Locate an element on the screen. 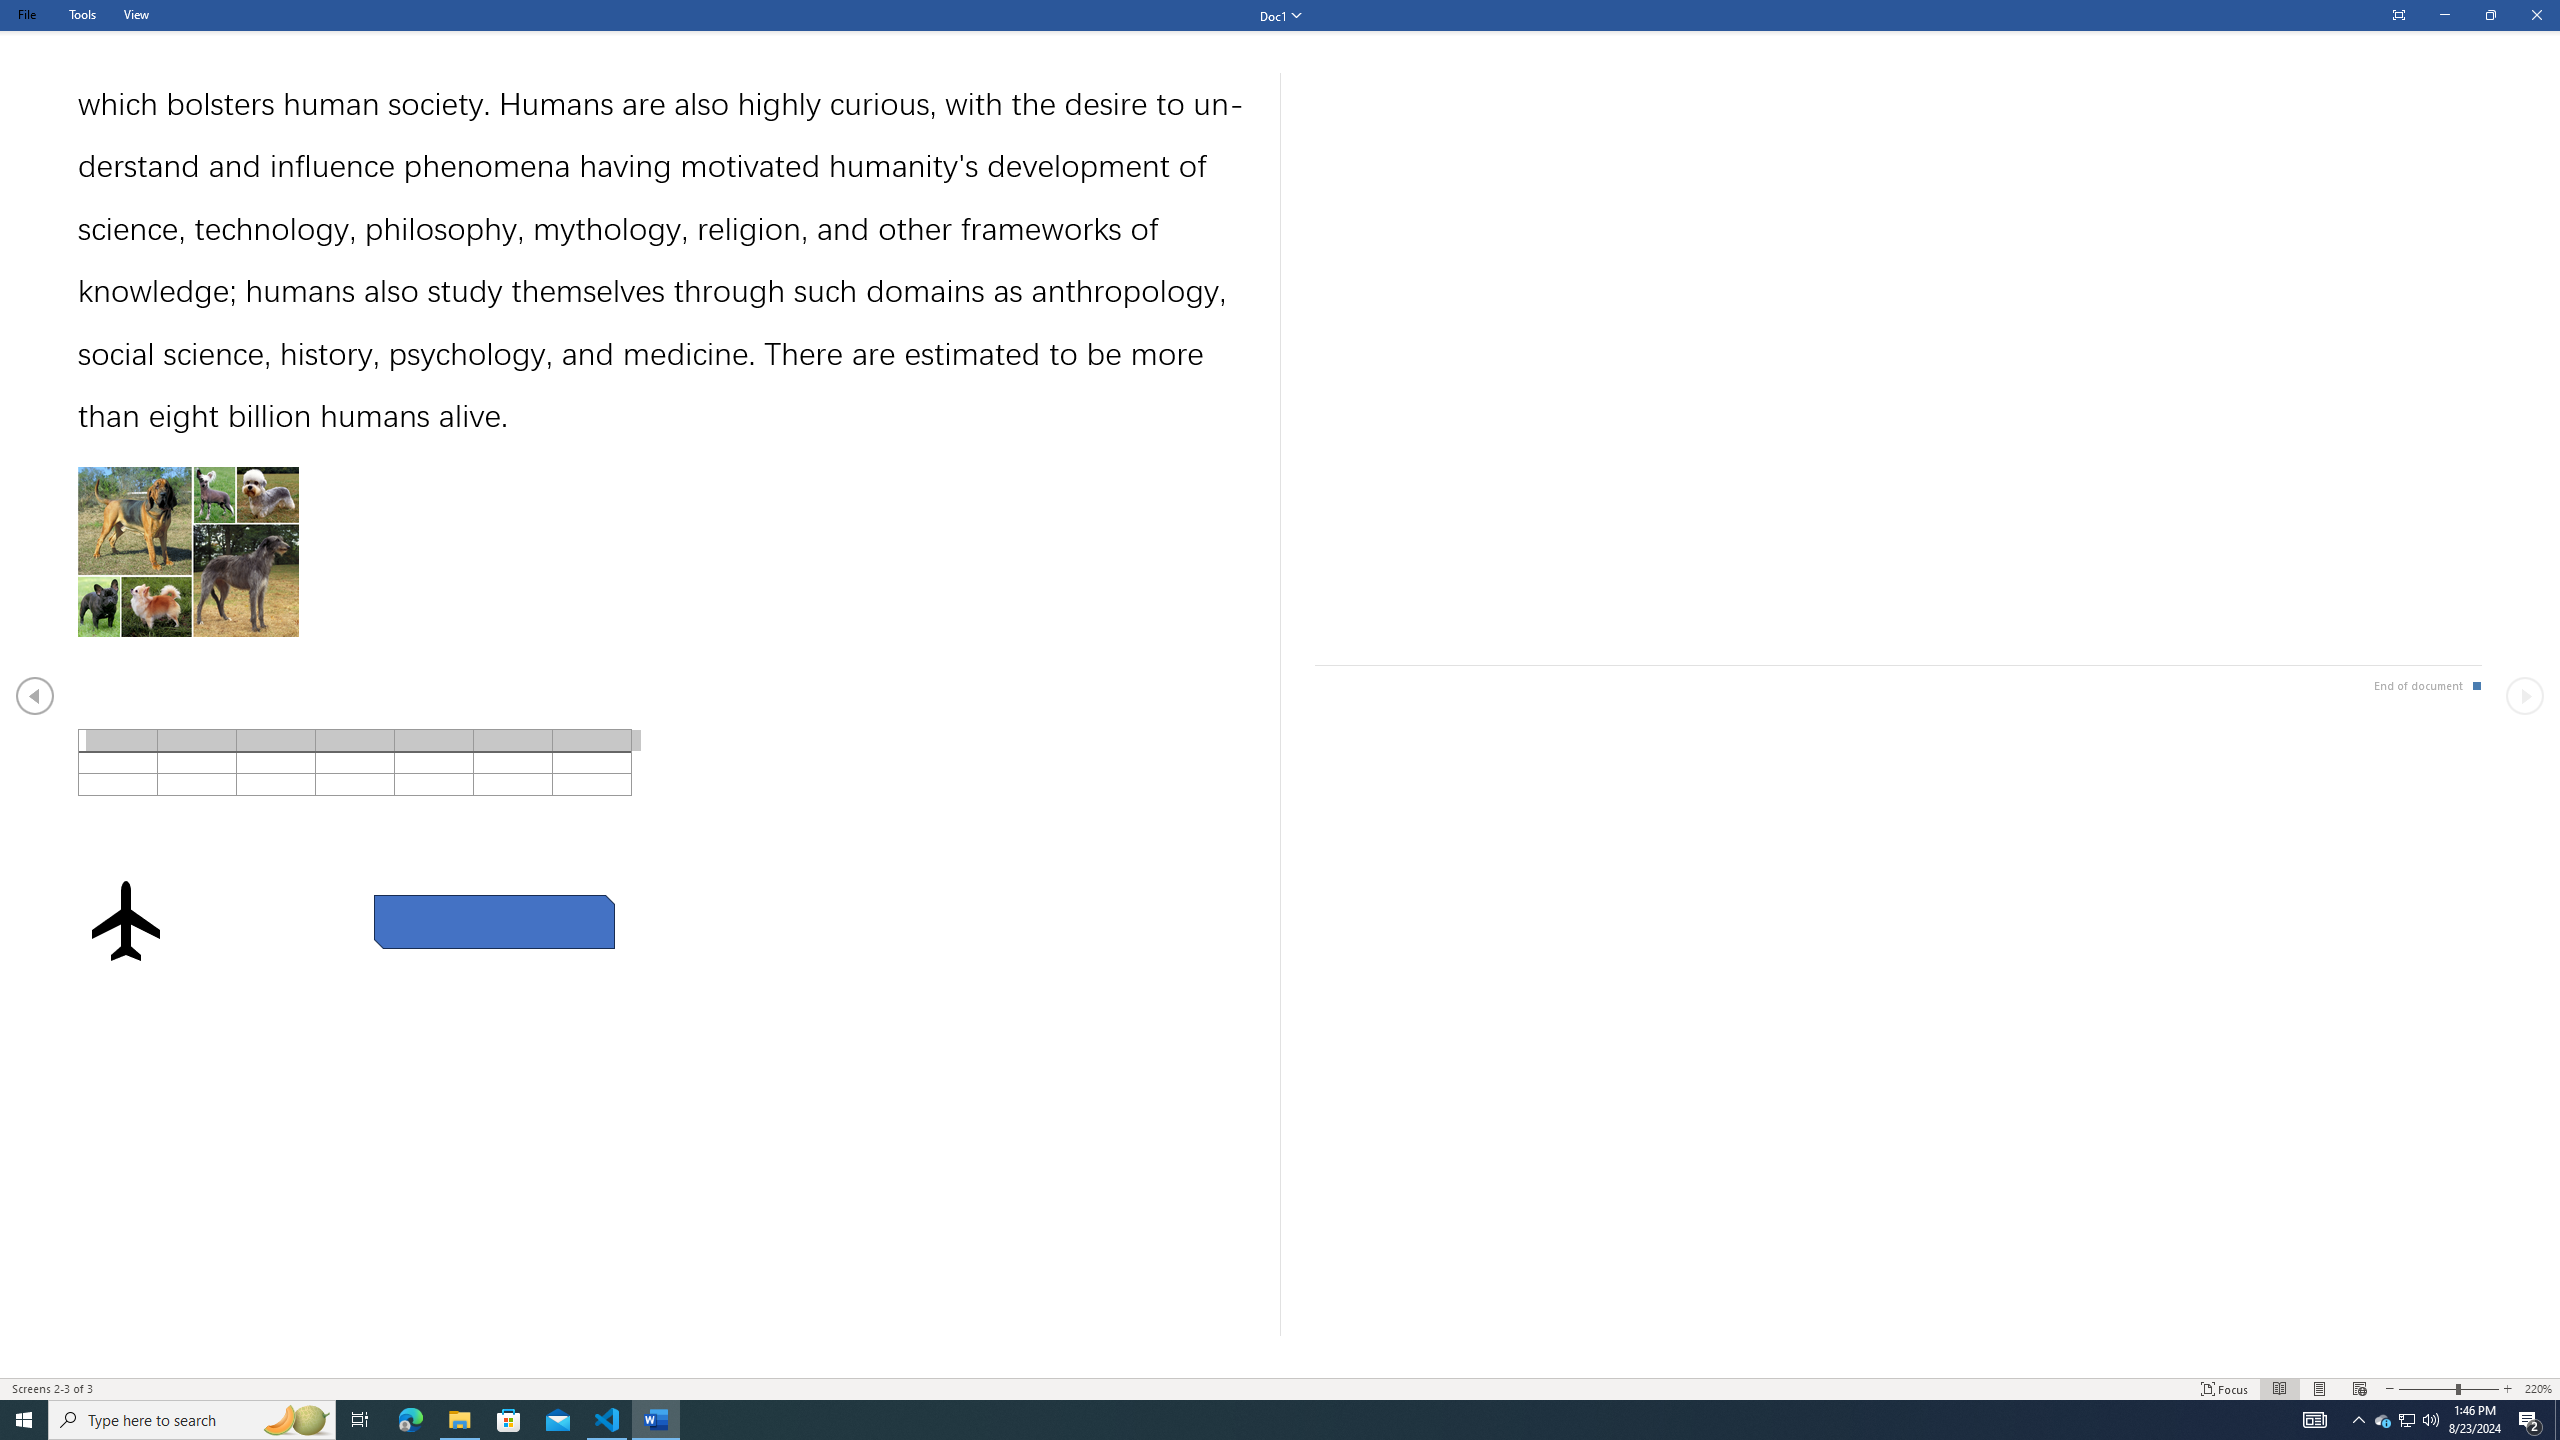 The width and height of the screenshot is (2560, 1440). 'Decrease Text Size' is located at coordinates (2388, 1389).